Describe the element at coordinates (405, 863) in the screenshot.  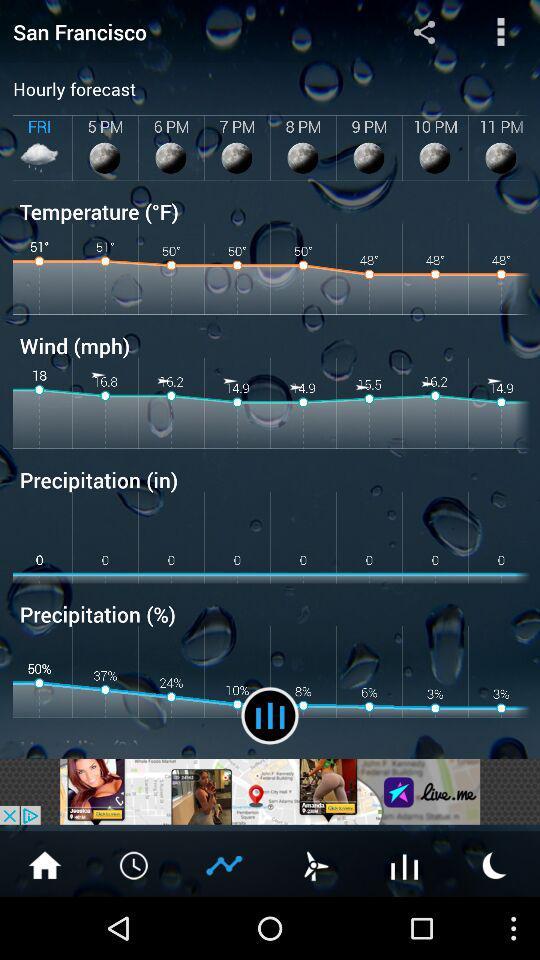
I see `temperature graphs` at that location.